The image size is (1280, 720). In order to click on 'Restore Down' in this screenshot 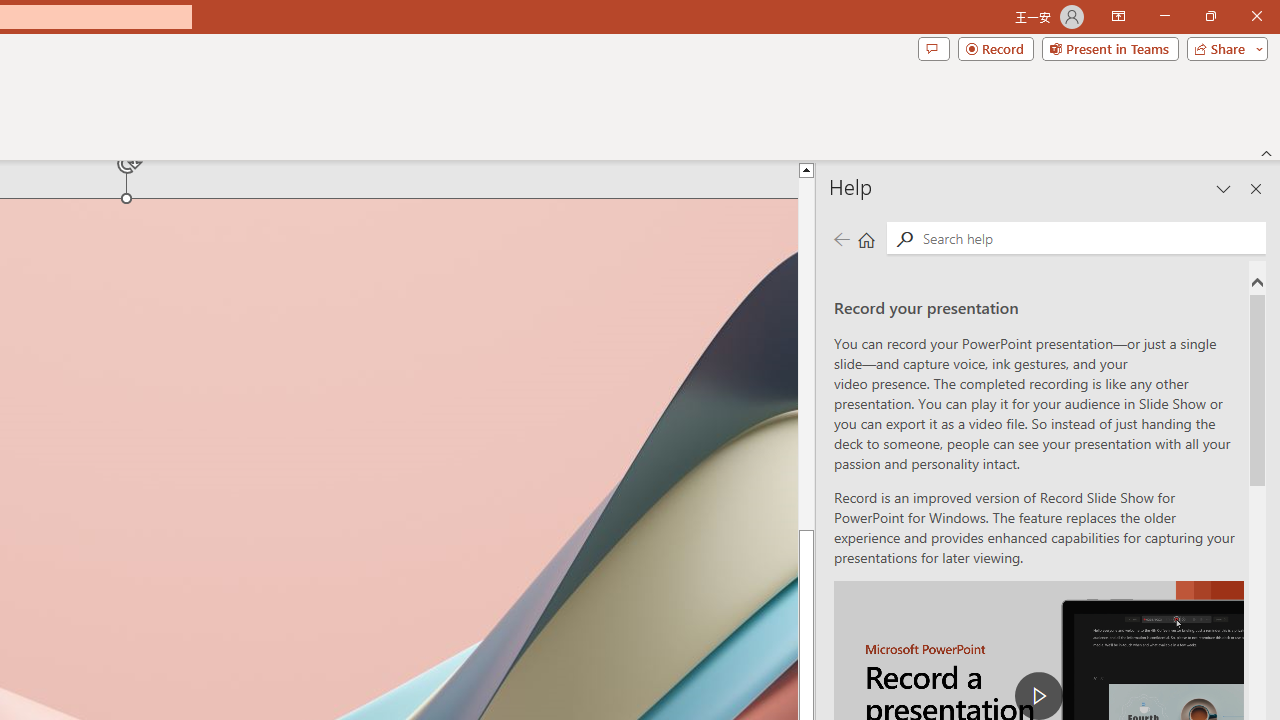, I will do `click(1209, 16)`.